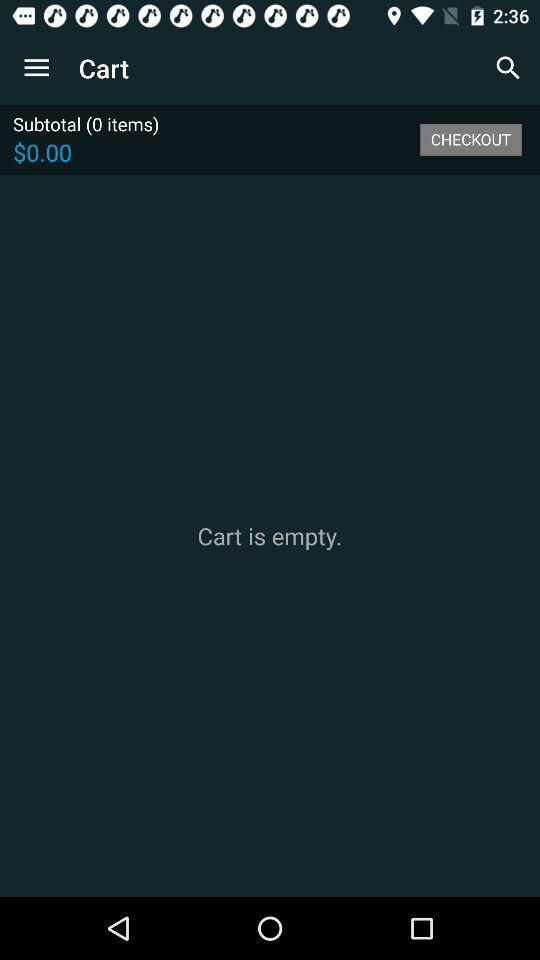 The height and width of the screenshot is (960, 540). I want to click on the item to the right of the subtotal (0 items), so click(470, 138).